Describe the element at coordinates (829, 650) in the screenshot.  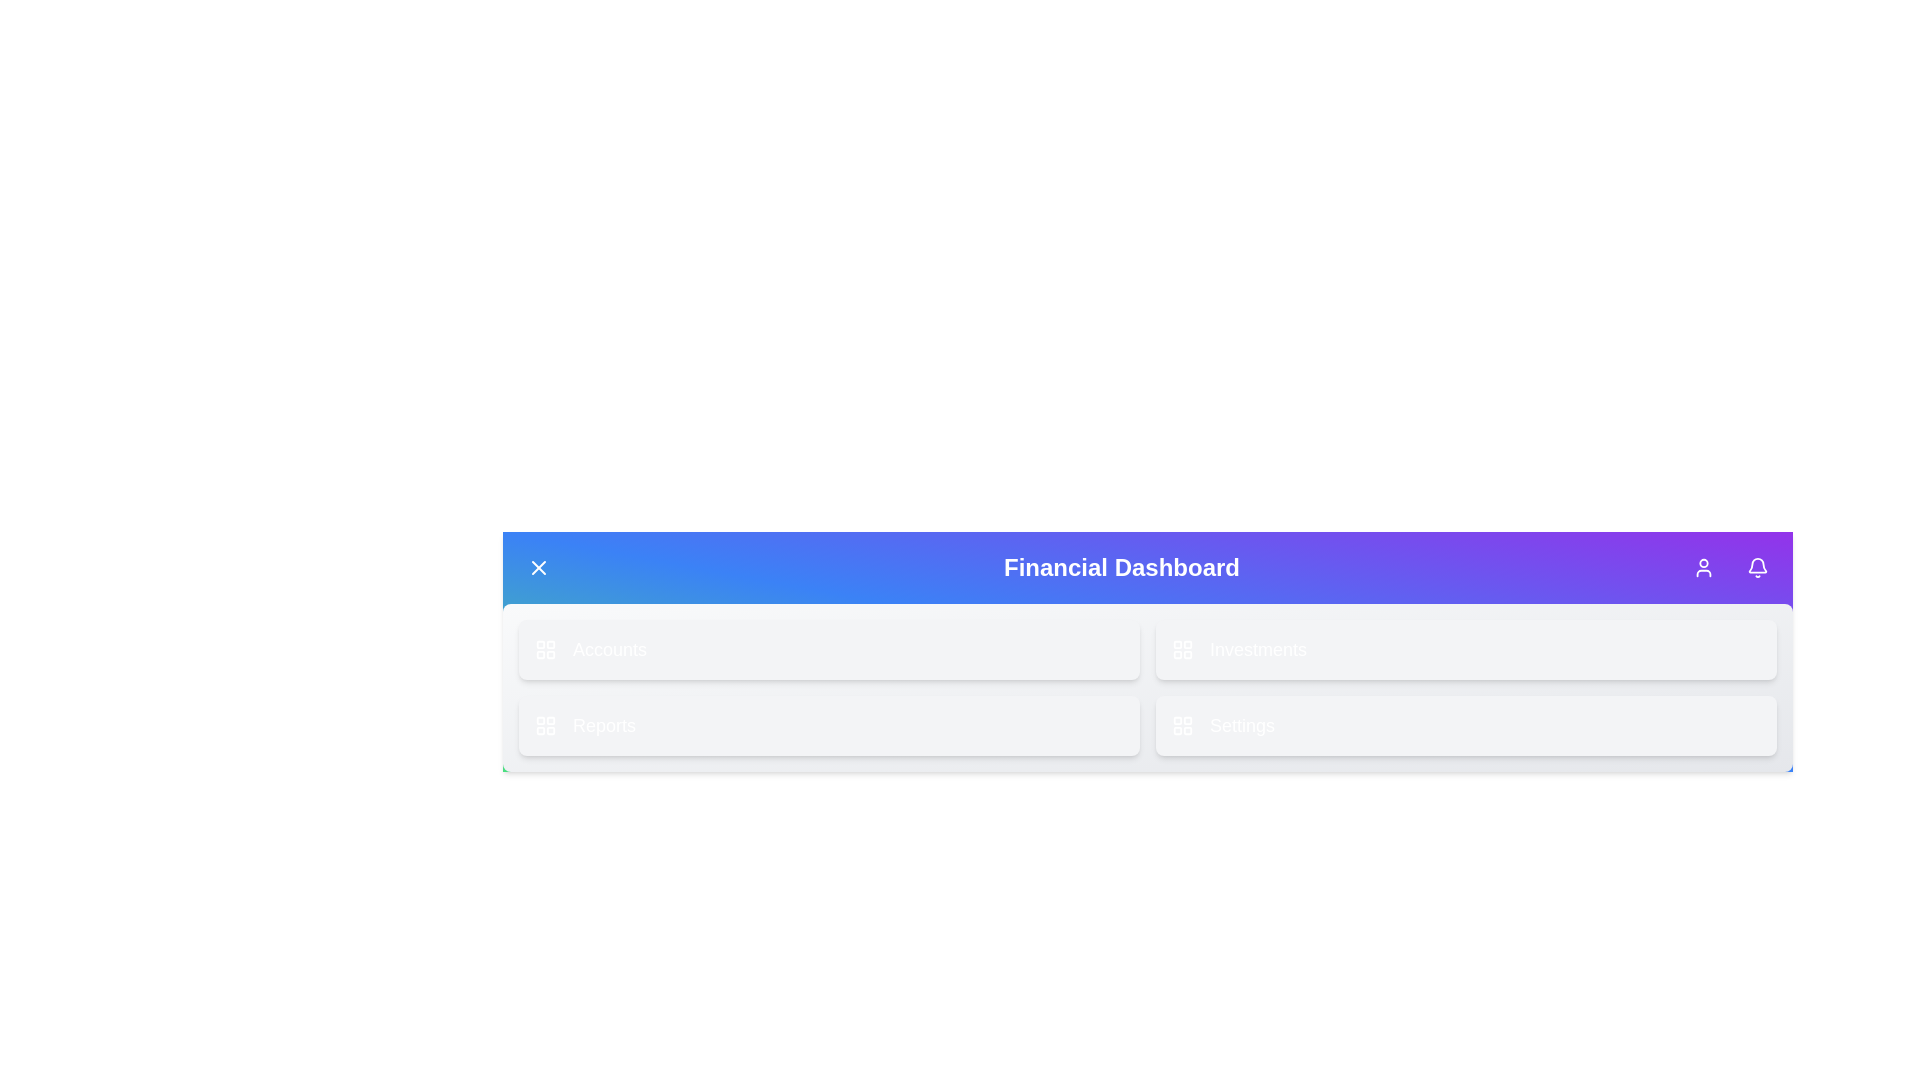
I see `the 'Accounts' button to navigate to the Accounts section` at that location.